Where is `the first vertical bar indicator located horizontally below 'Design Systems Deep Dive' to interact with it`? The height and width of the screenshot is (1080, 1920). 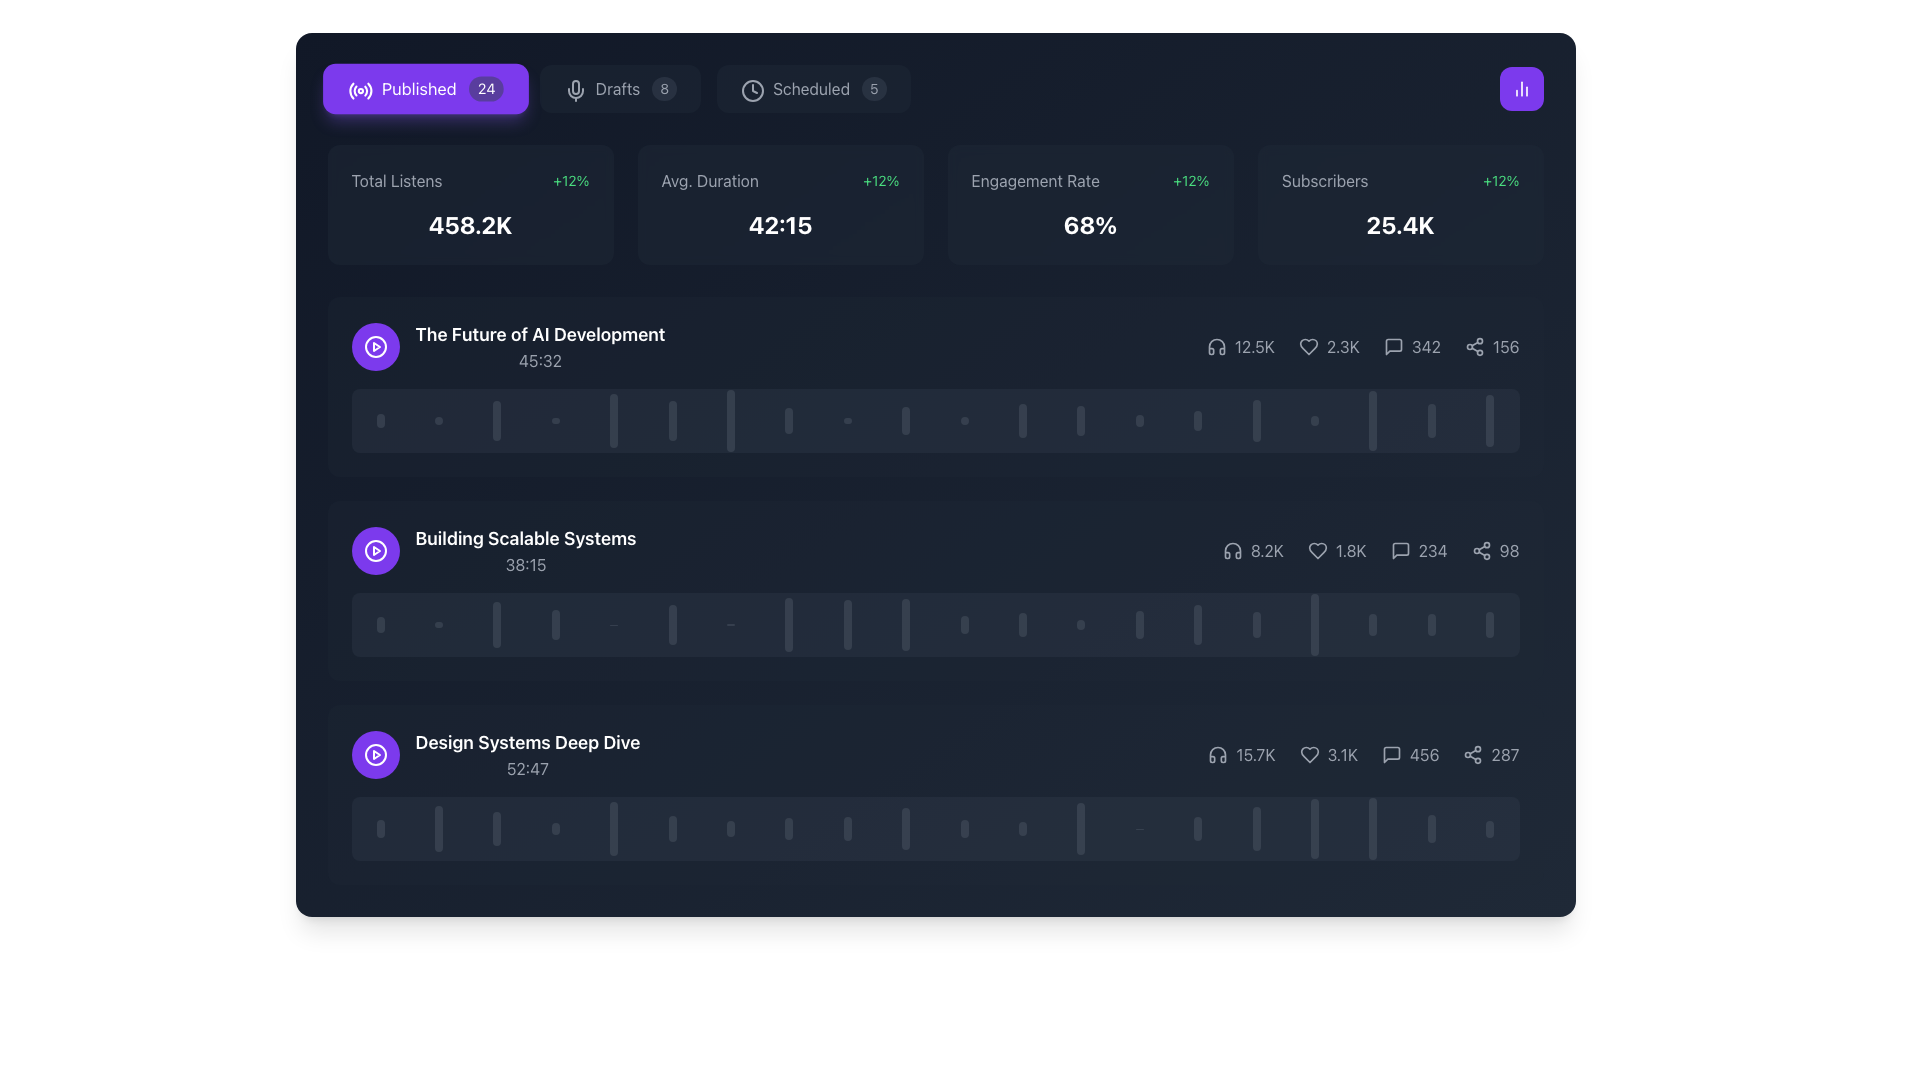 the first vertical bar indicator located horizontally below 'Design Systems Deep Dive' to interact with it is located at coordinates (380, 829).